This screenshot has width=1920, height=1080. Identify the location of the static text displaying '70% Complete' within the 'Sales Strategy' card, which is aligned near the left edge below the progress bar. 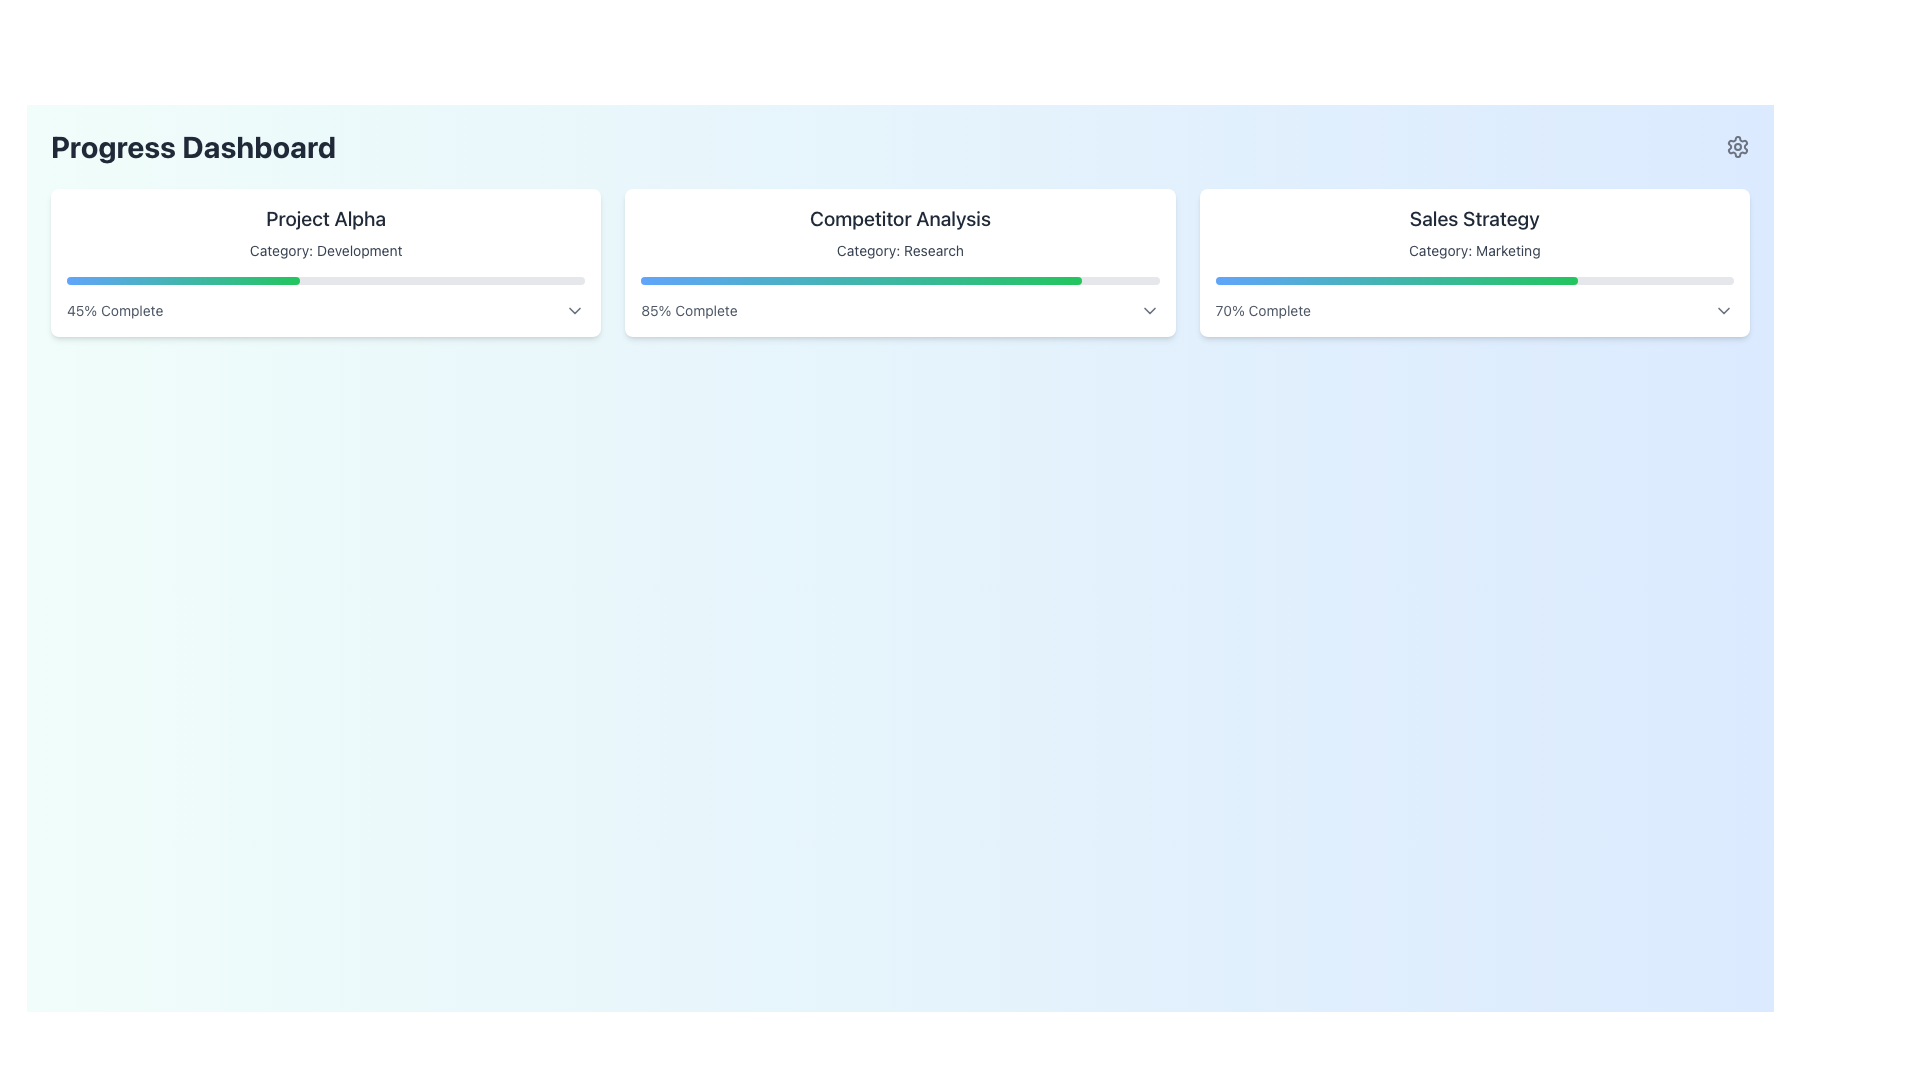
(1262, 311).